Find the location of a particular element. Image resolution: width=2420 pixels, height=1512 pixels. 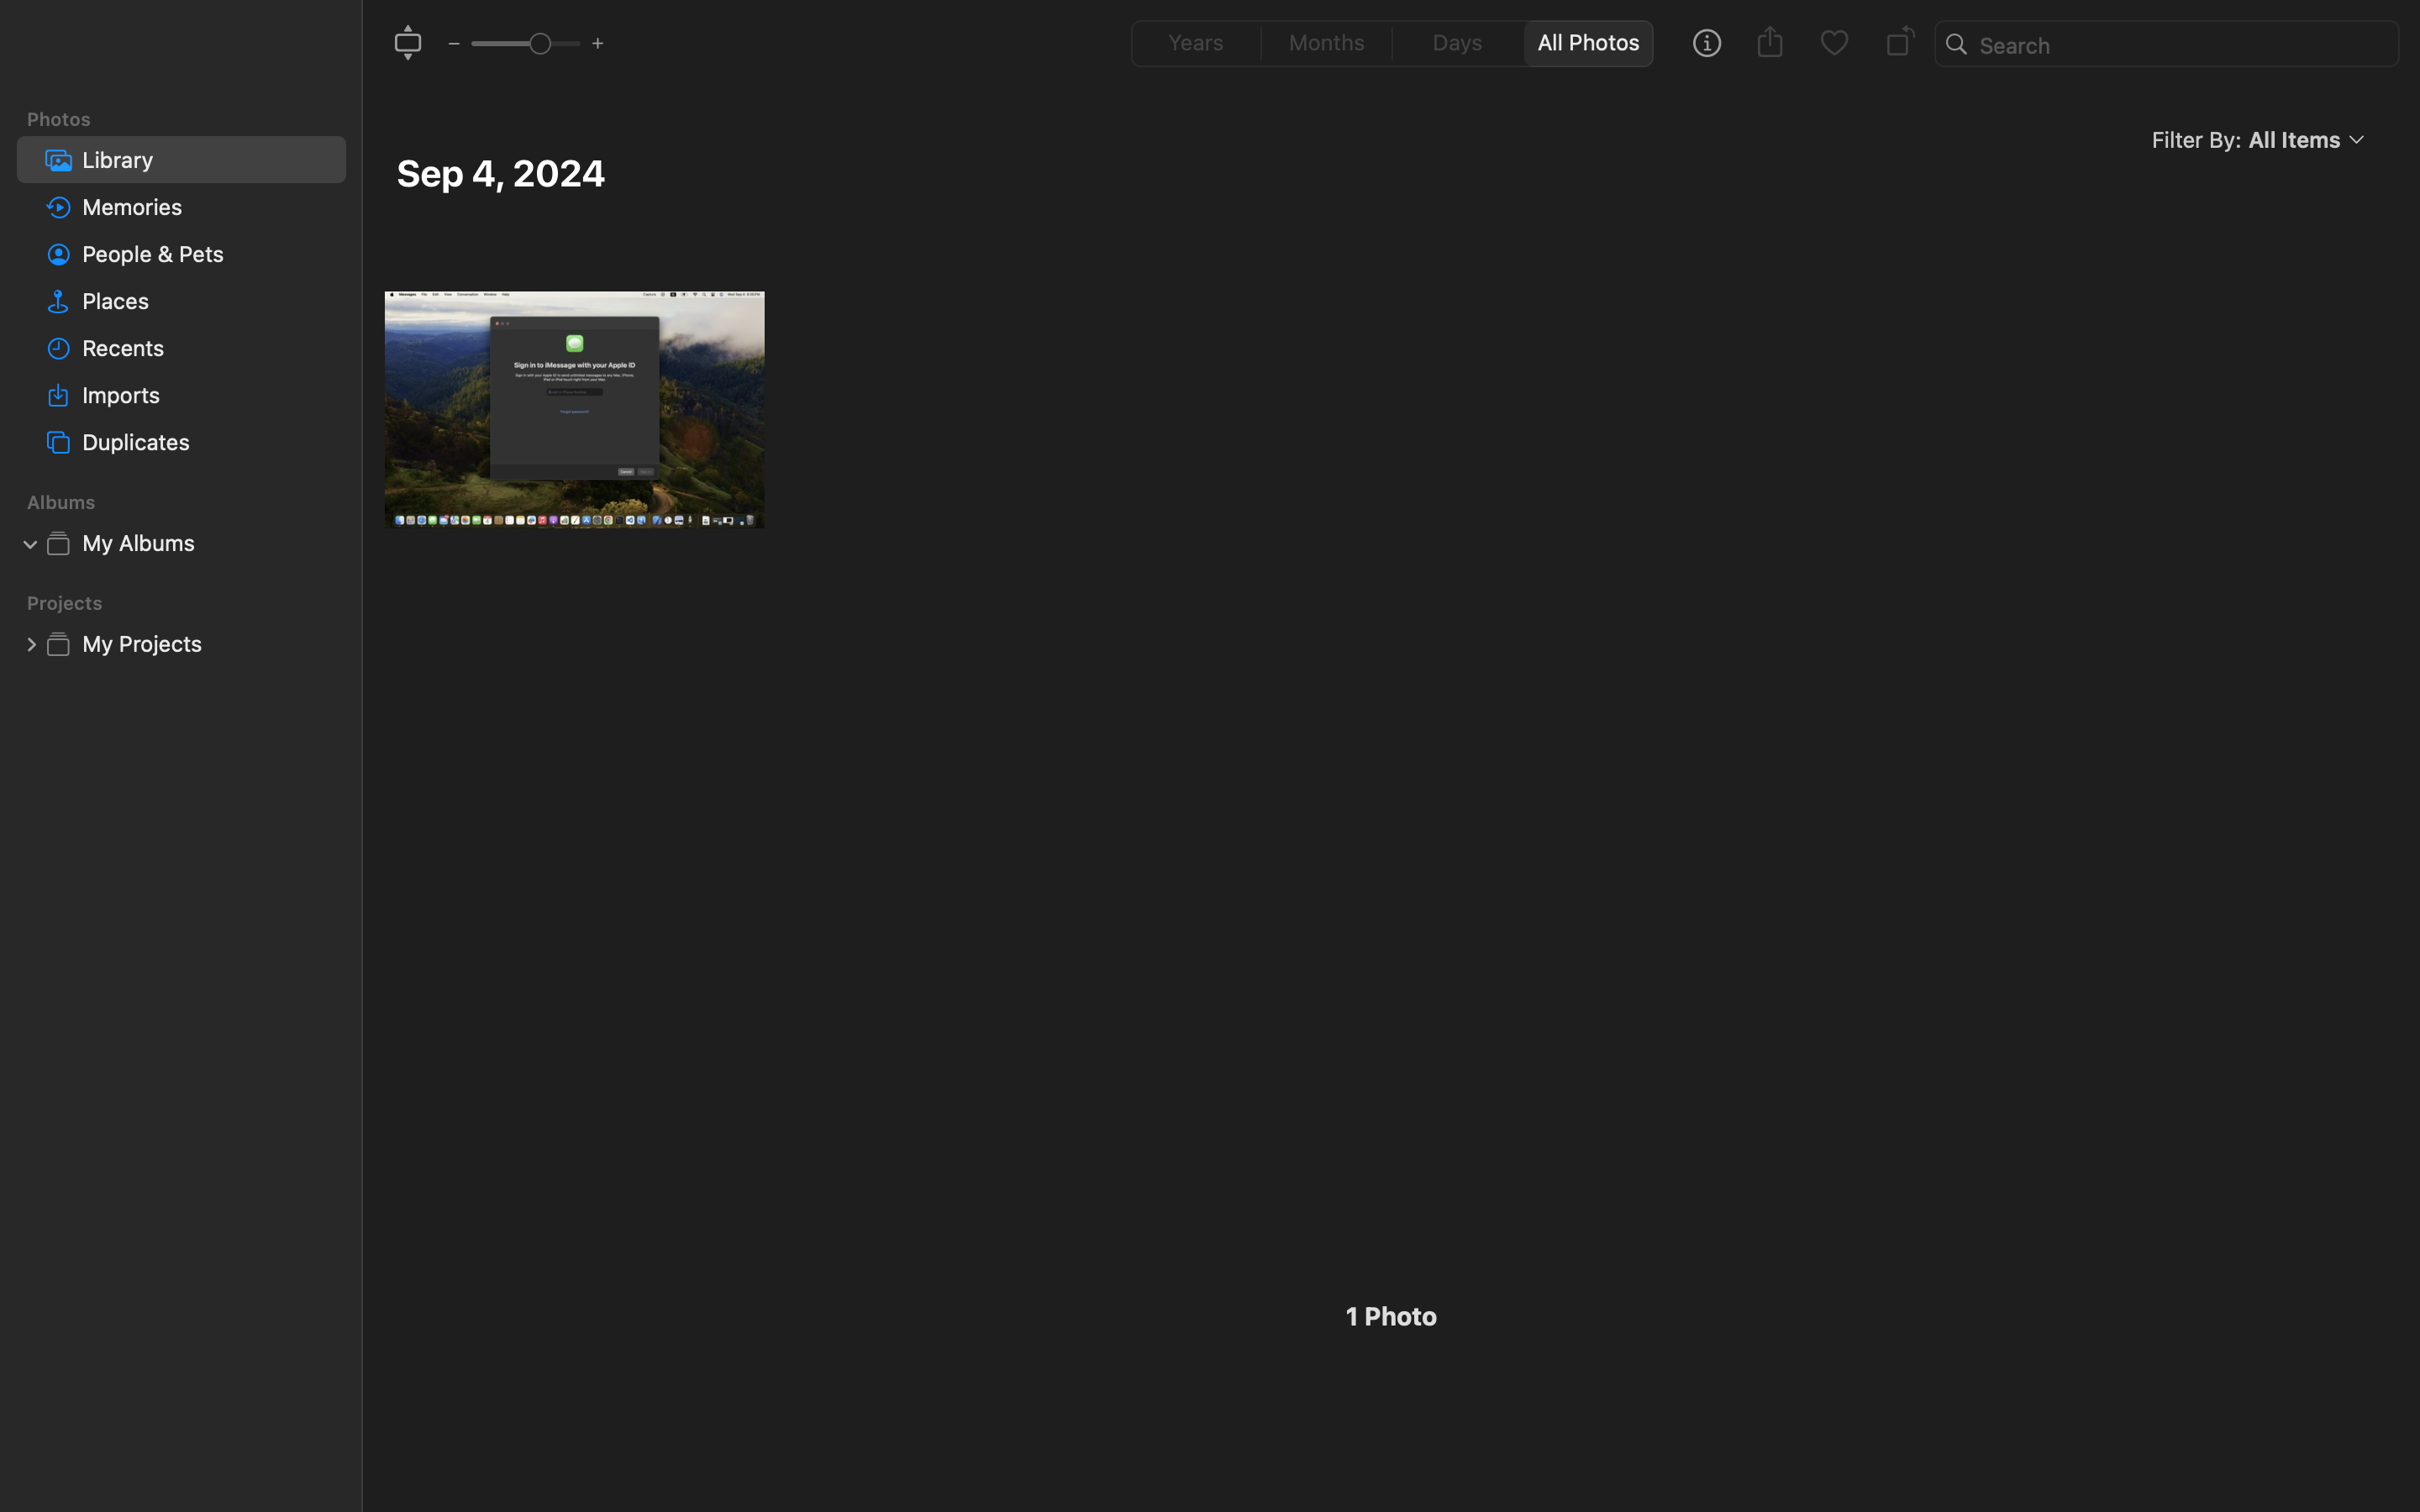

'2.0' is located at coordinates (523, 41).